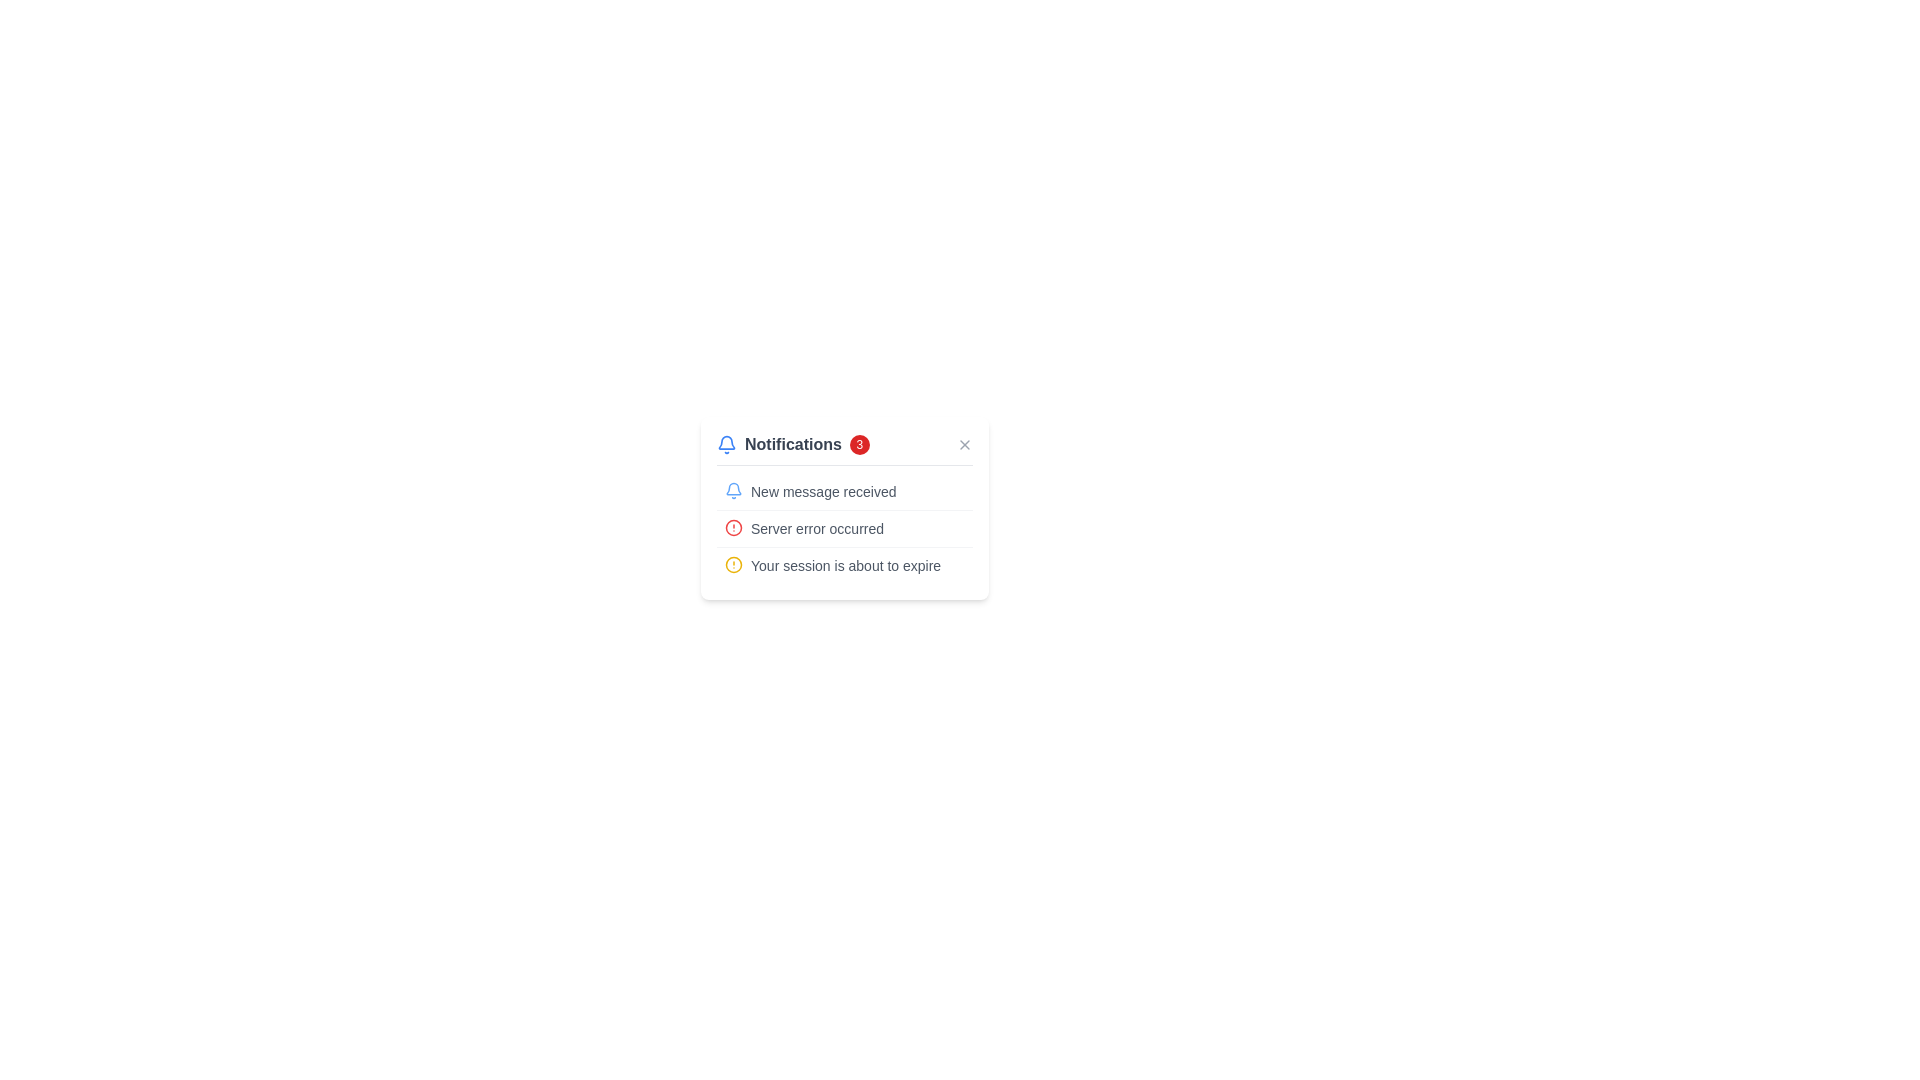  Describe the element at coordinates (823, 492) in the screenshot. I see `the first text label in the list of notifications that informs about a newly received message` at that location.